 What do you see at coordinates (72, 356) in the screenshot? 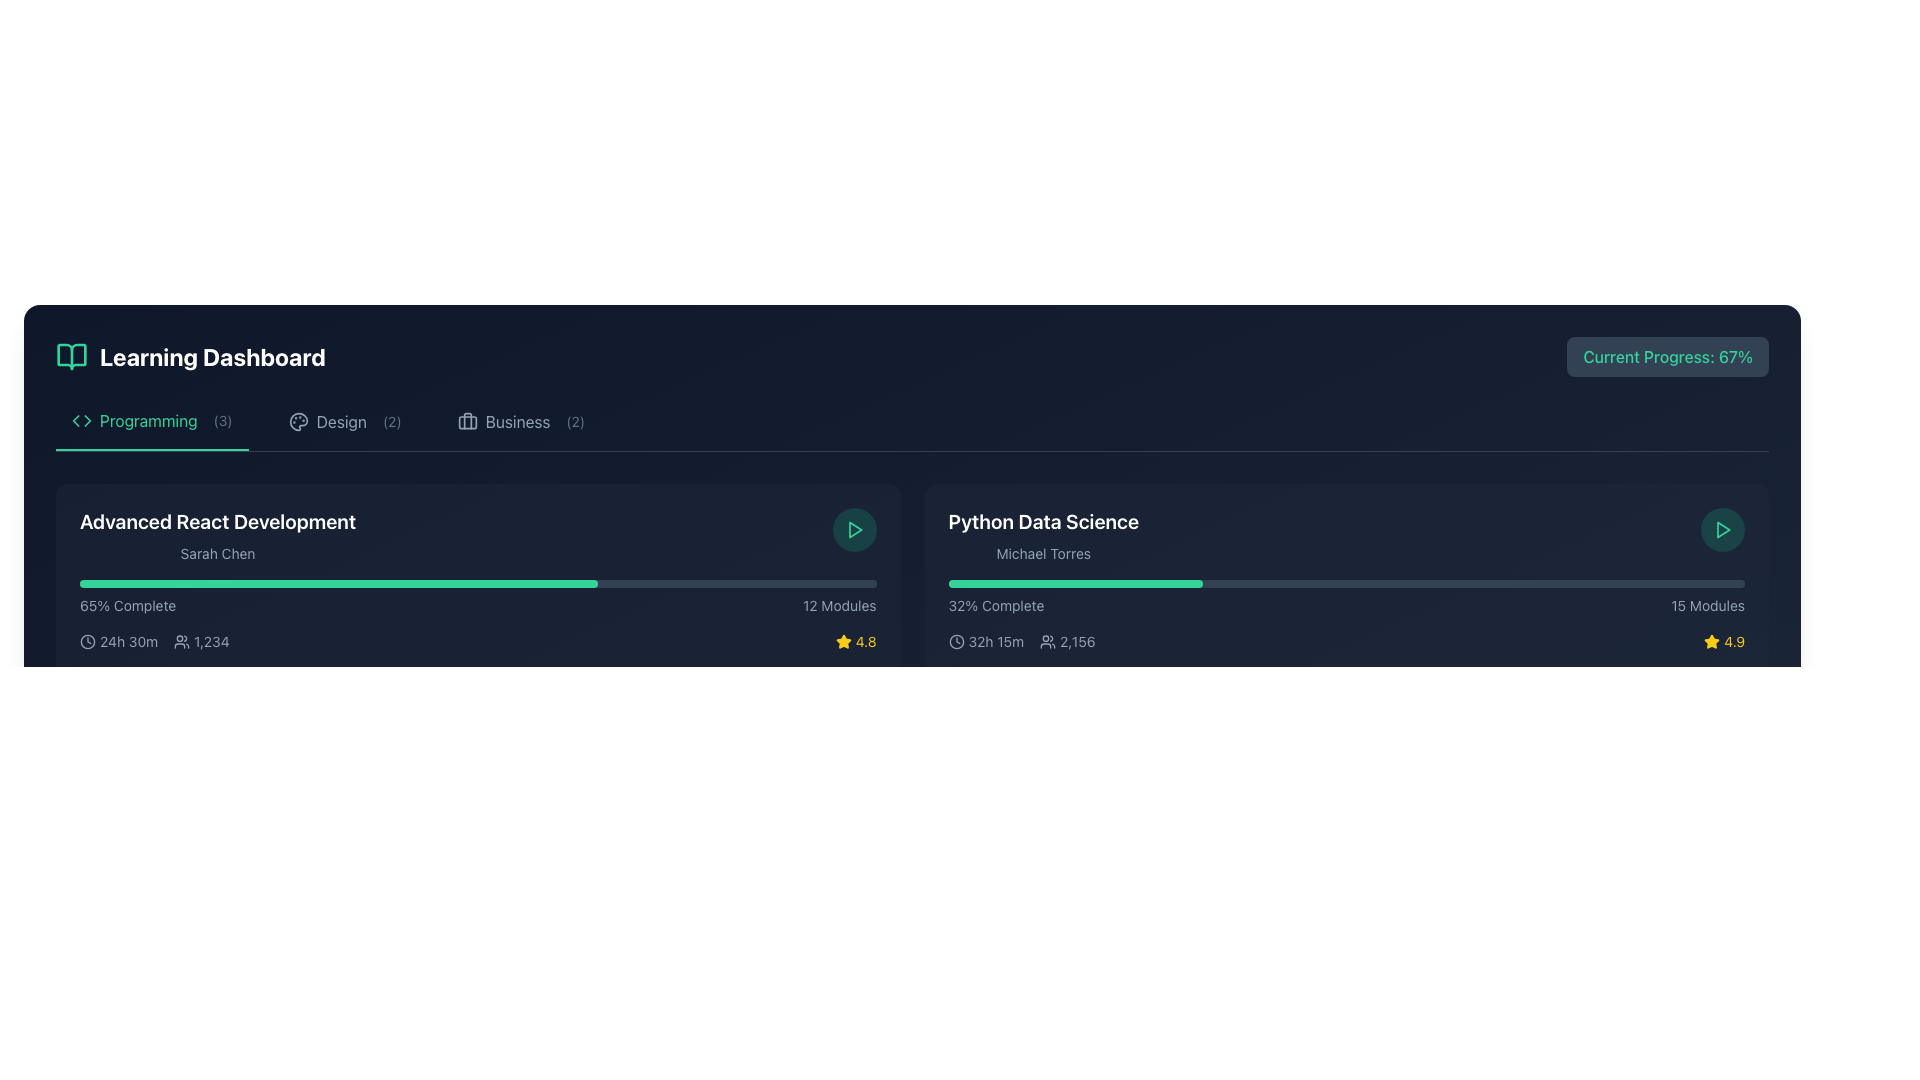
I see `the open-book icon with an emerald-green color located at the top-left corner of the dashboard header before the 'Learning Dashboard' heading` at bounding box center [72, 356].